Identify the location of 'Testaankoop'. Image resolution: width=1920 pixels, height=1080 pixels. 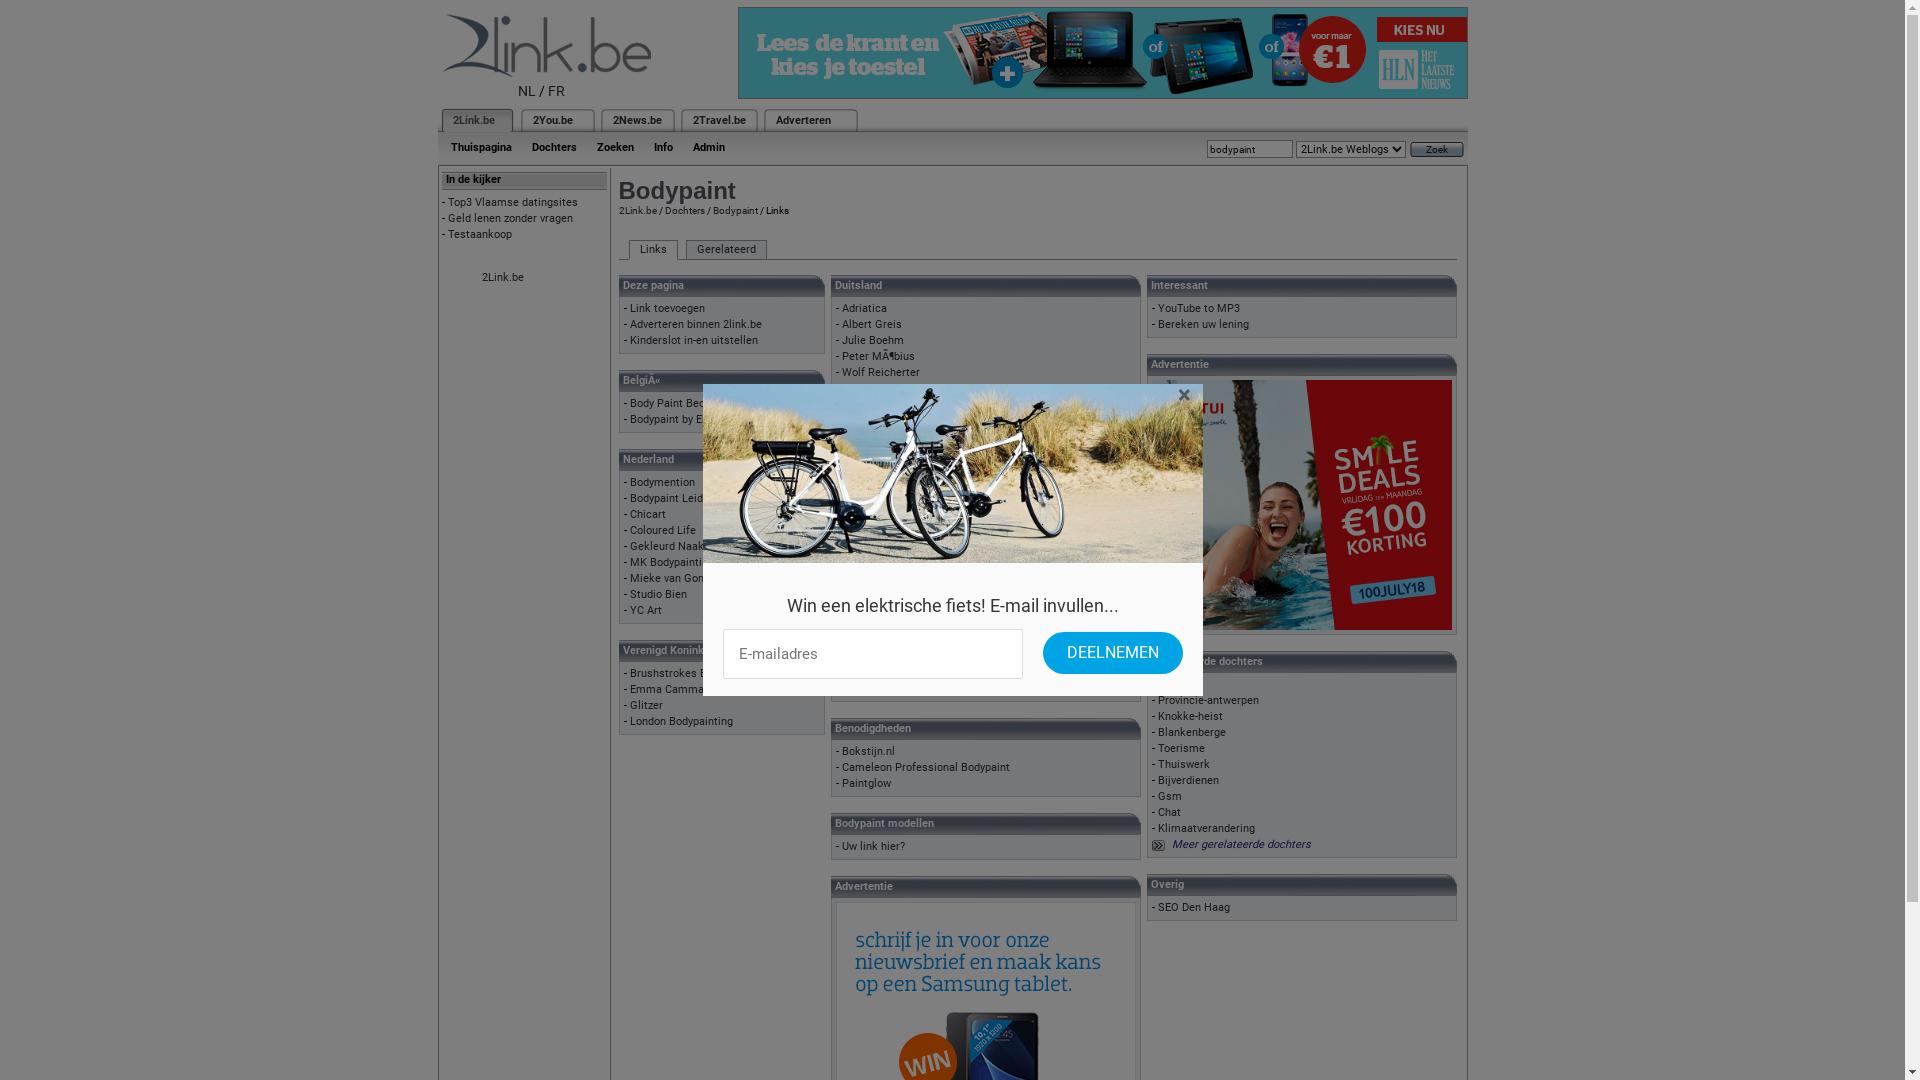
(480, 233).